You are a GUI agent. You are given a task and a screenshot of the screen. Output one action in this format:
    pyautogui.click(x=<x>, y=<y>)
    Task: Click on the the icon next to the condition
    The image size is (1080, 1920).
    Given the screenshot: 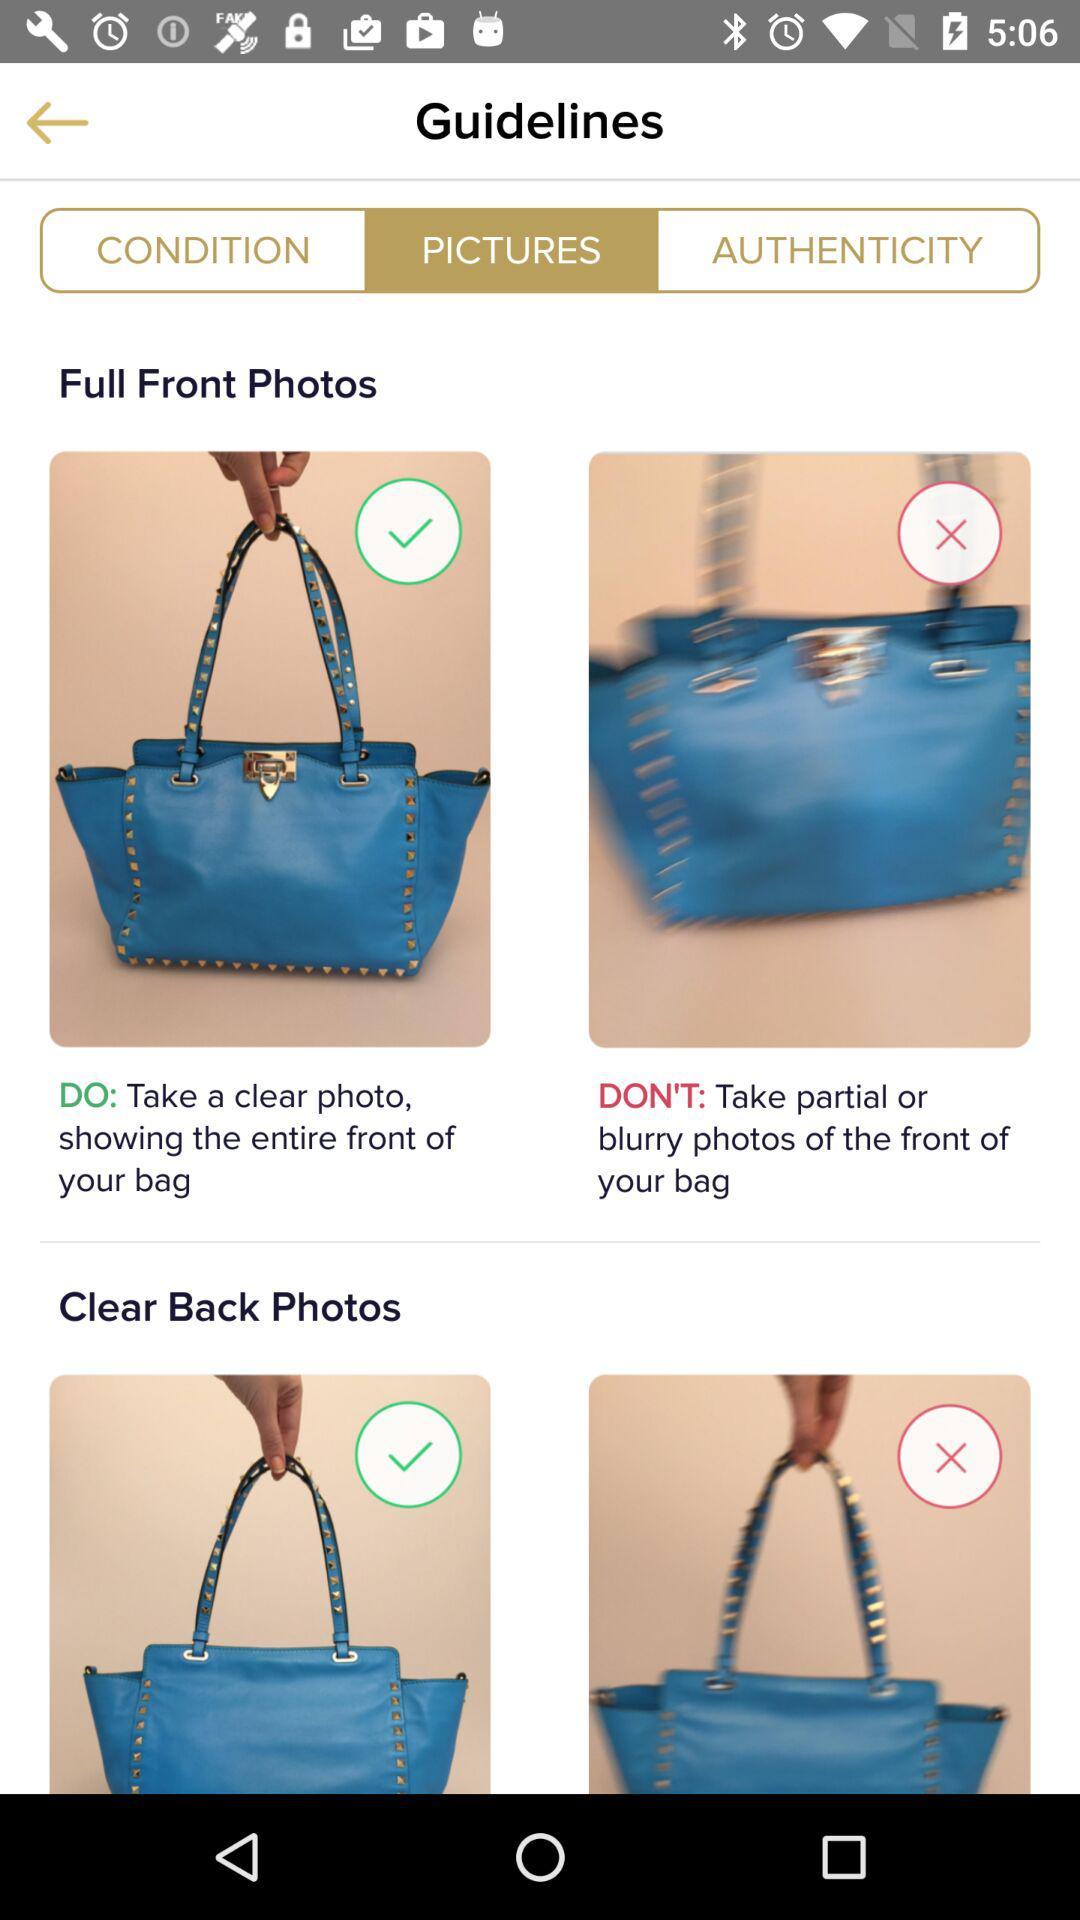 What is the action you would take?
    pyautogui.click(x=510, y=249)
    